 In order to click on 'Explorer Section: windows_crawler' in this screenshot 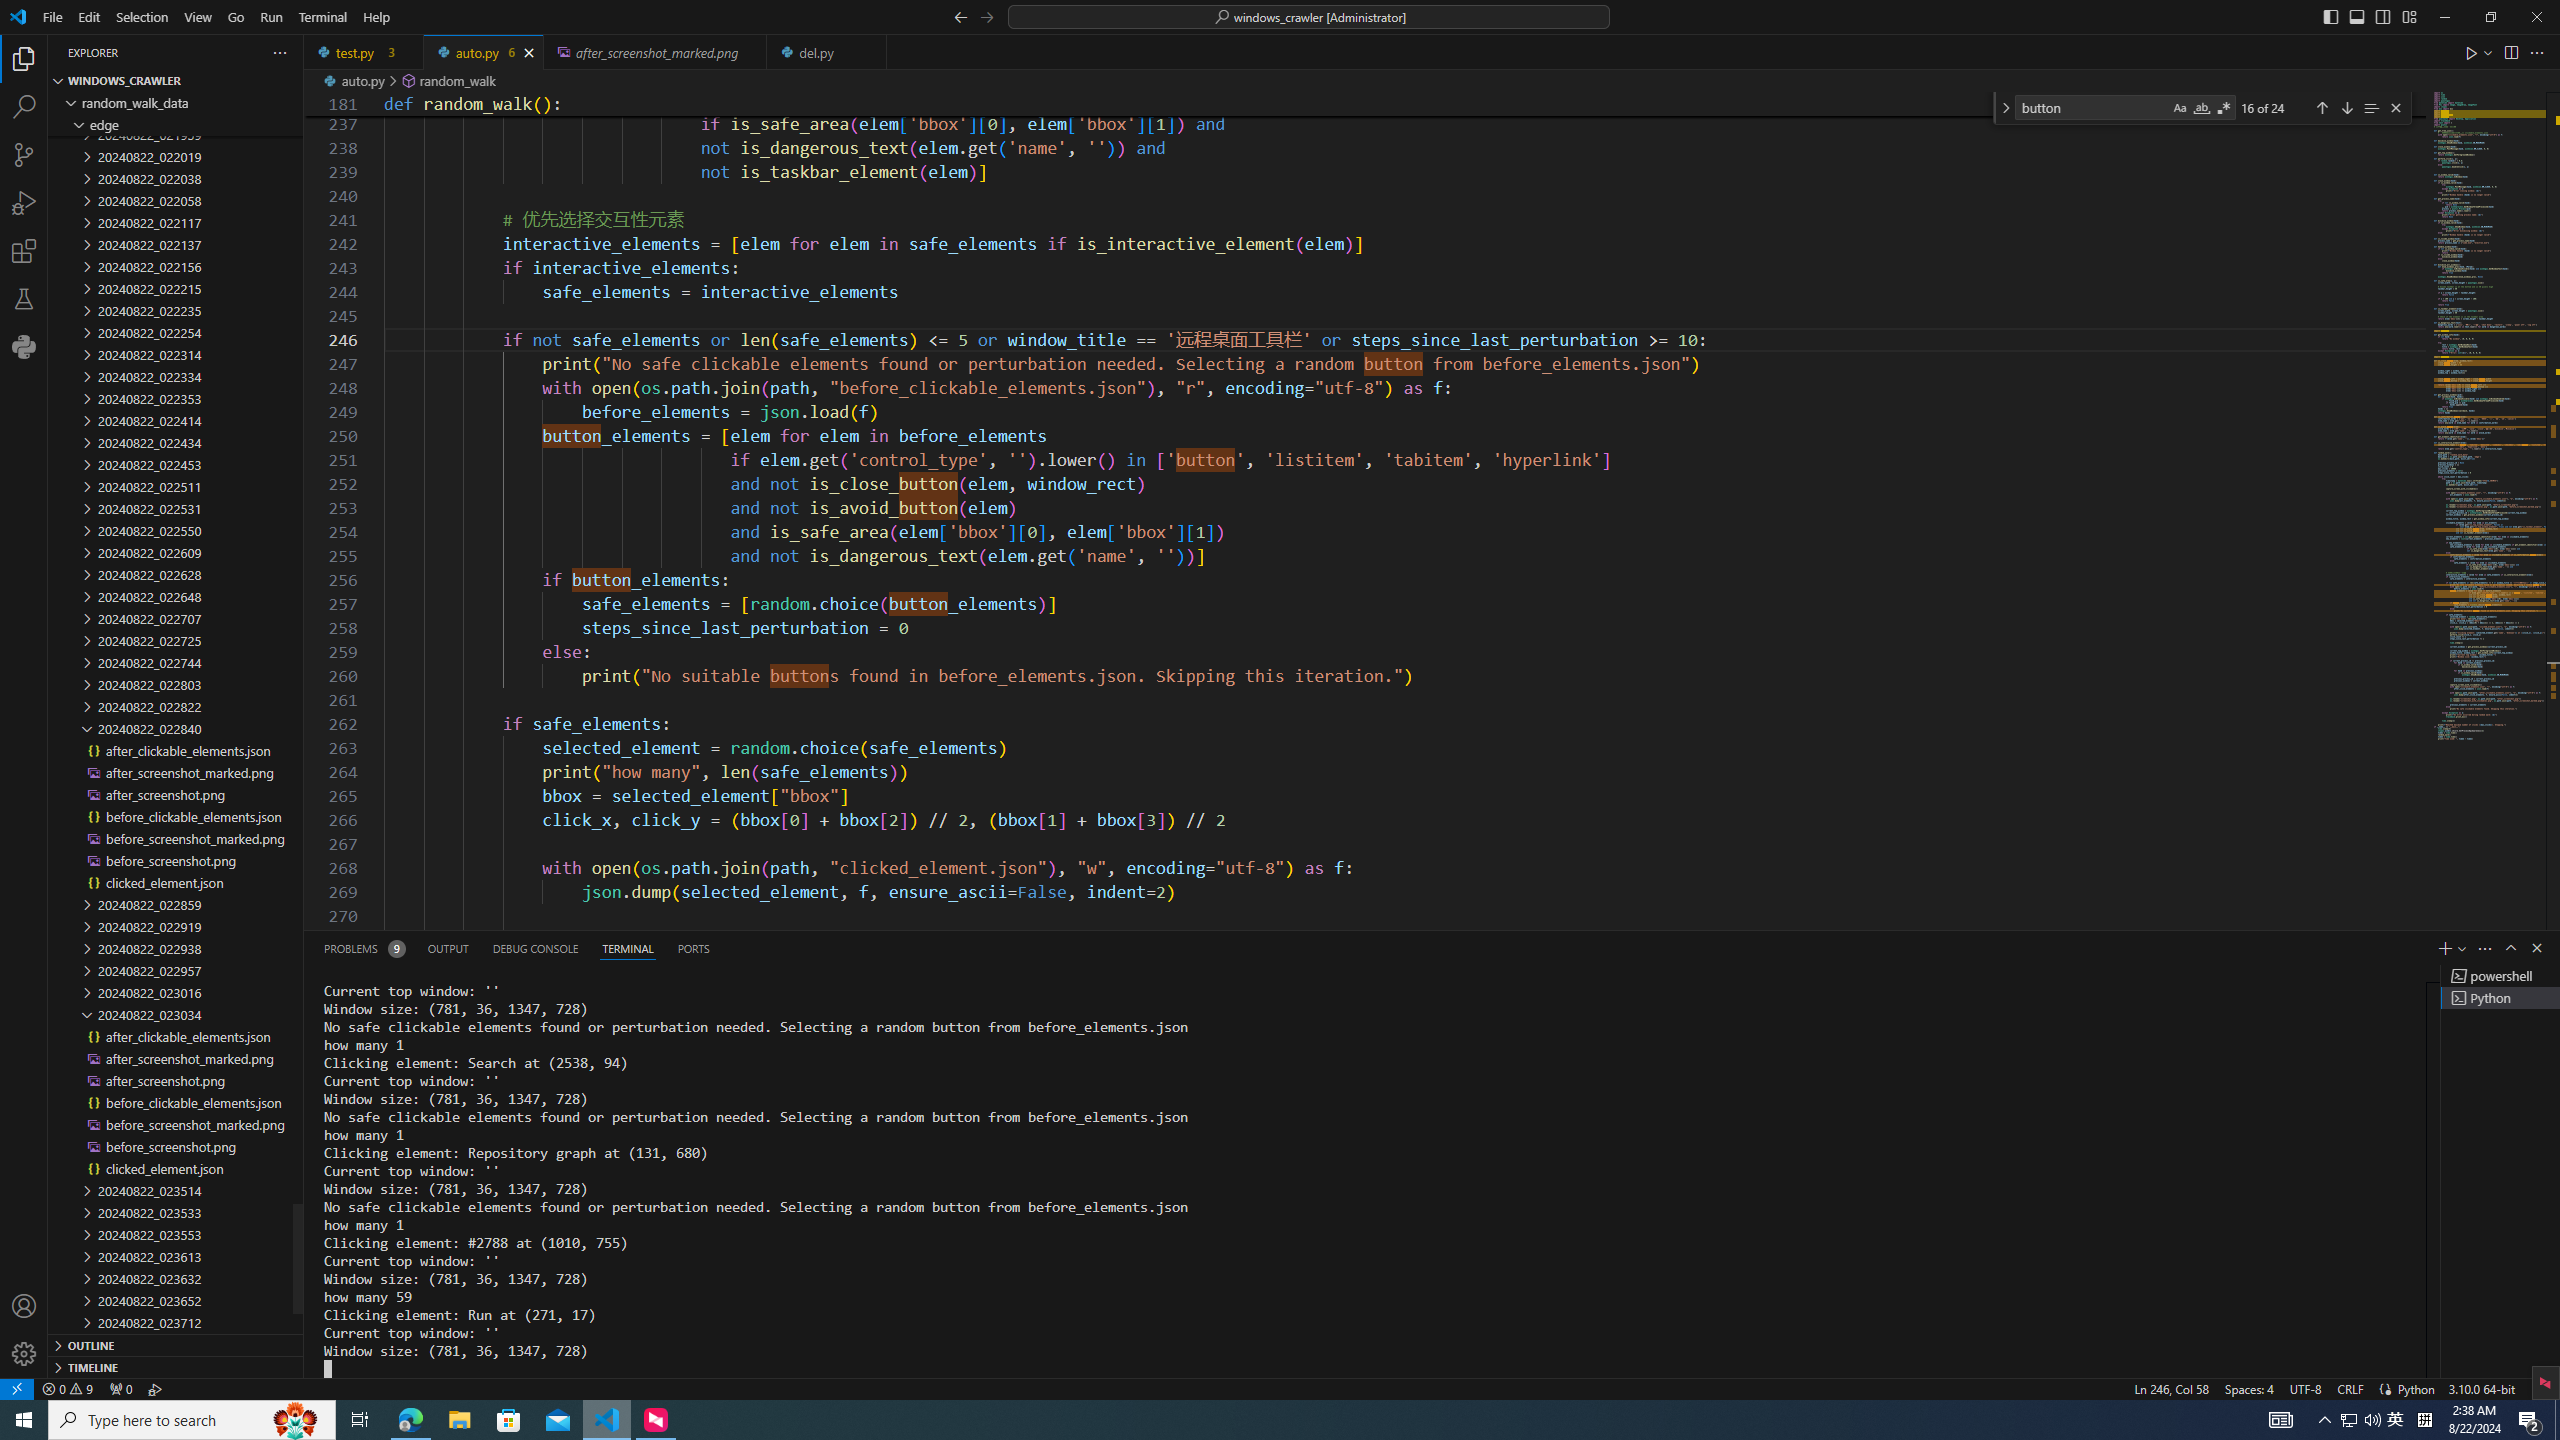, I will do `click(175, 80)`.